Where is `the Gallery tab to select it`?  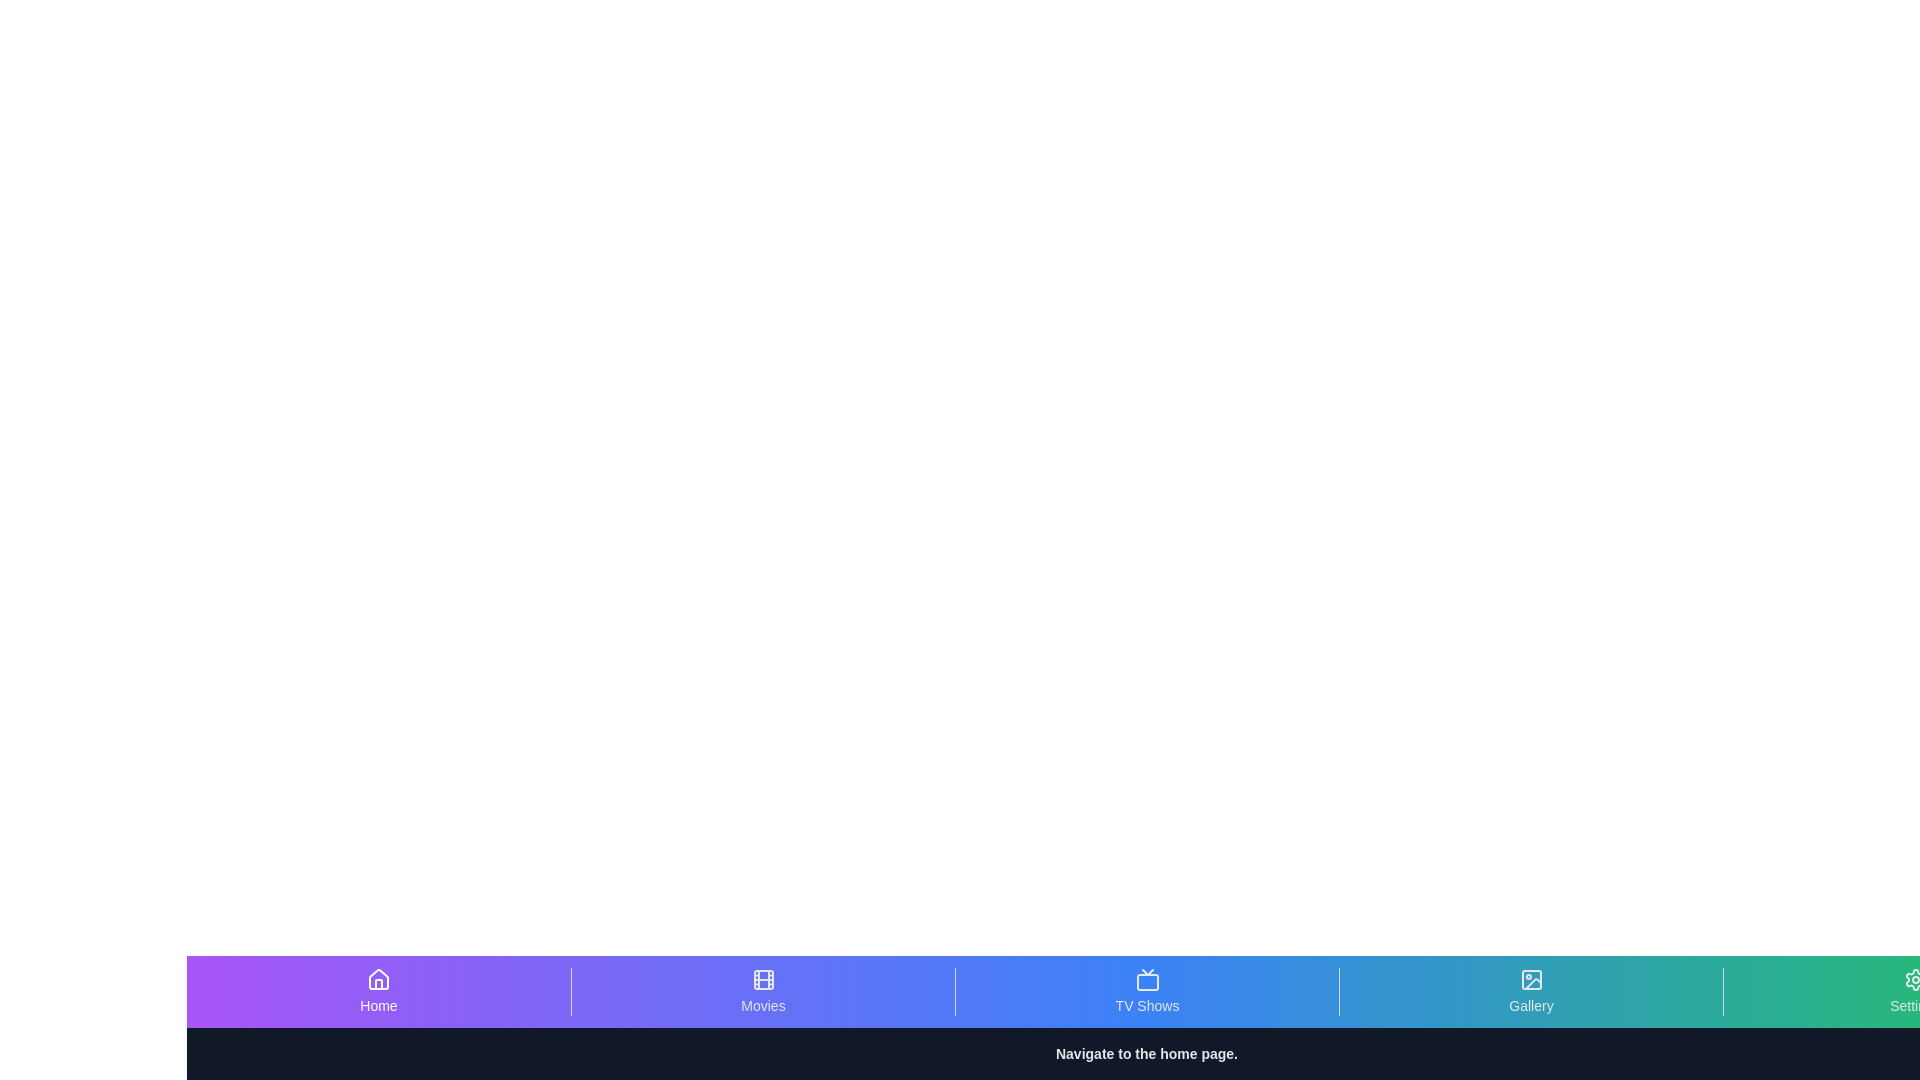 the Gallery tab to select it is located at coordinates (1530, 991).